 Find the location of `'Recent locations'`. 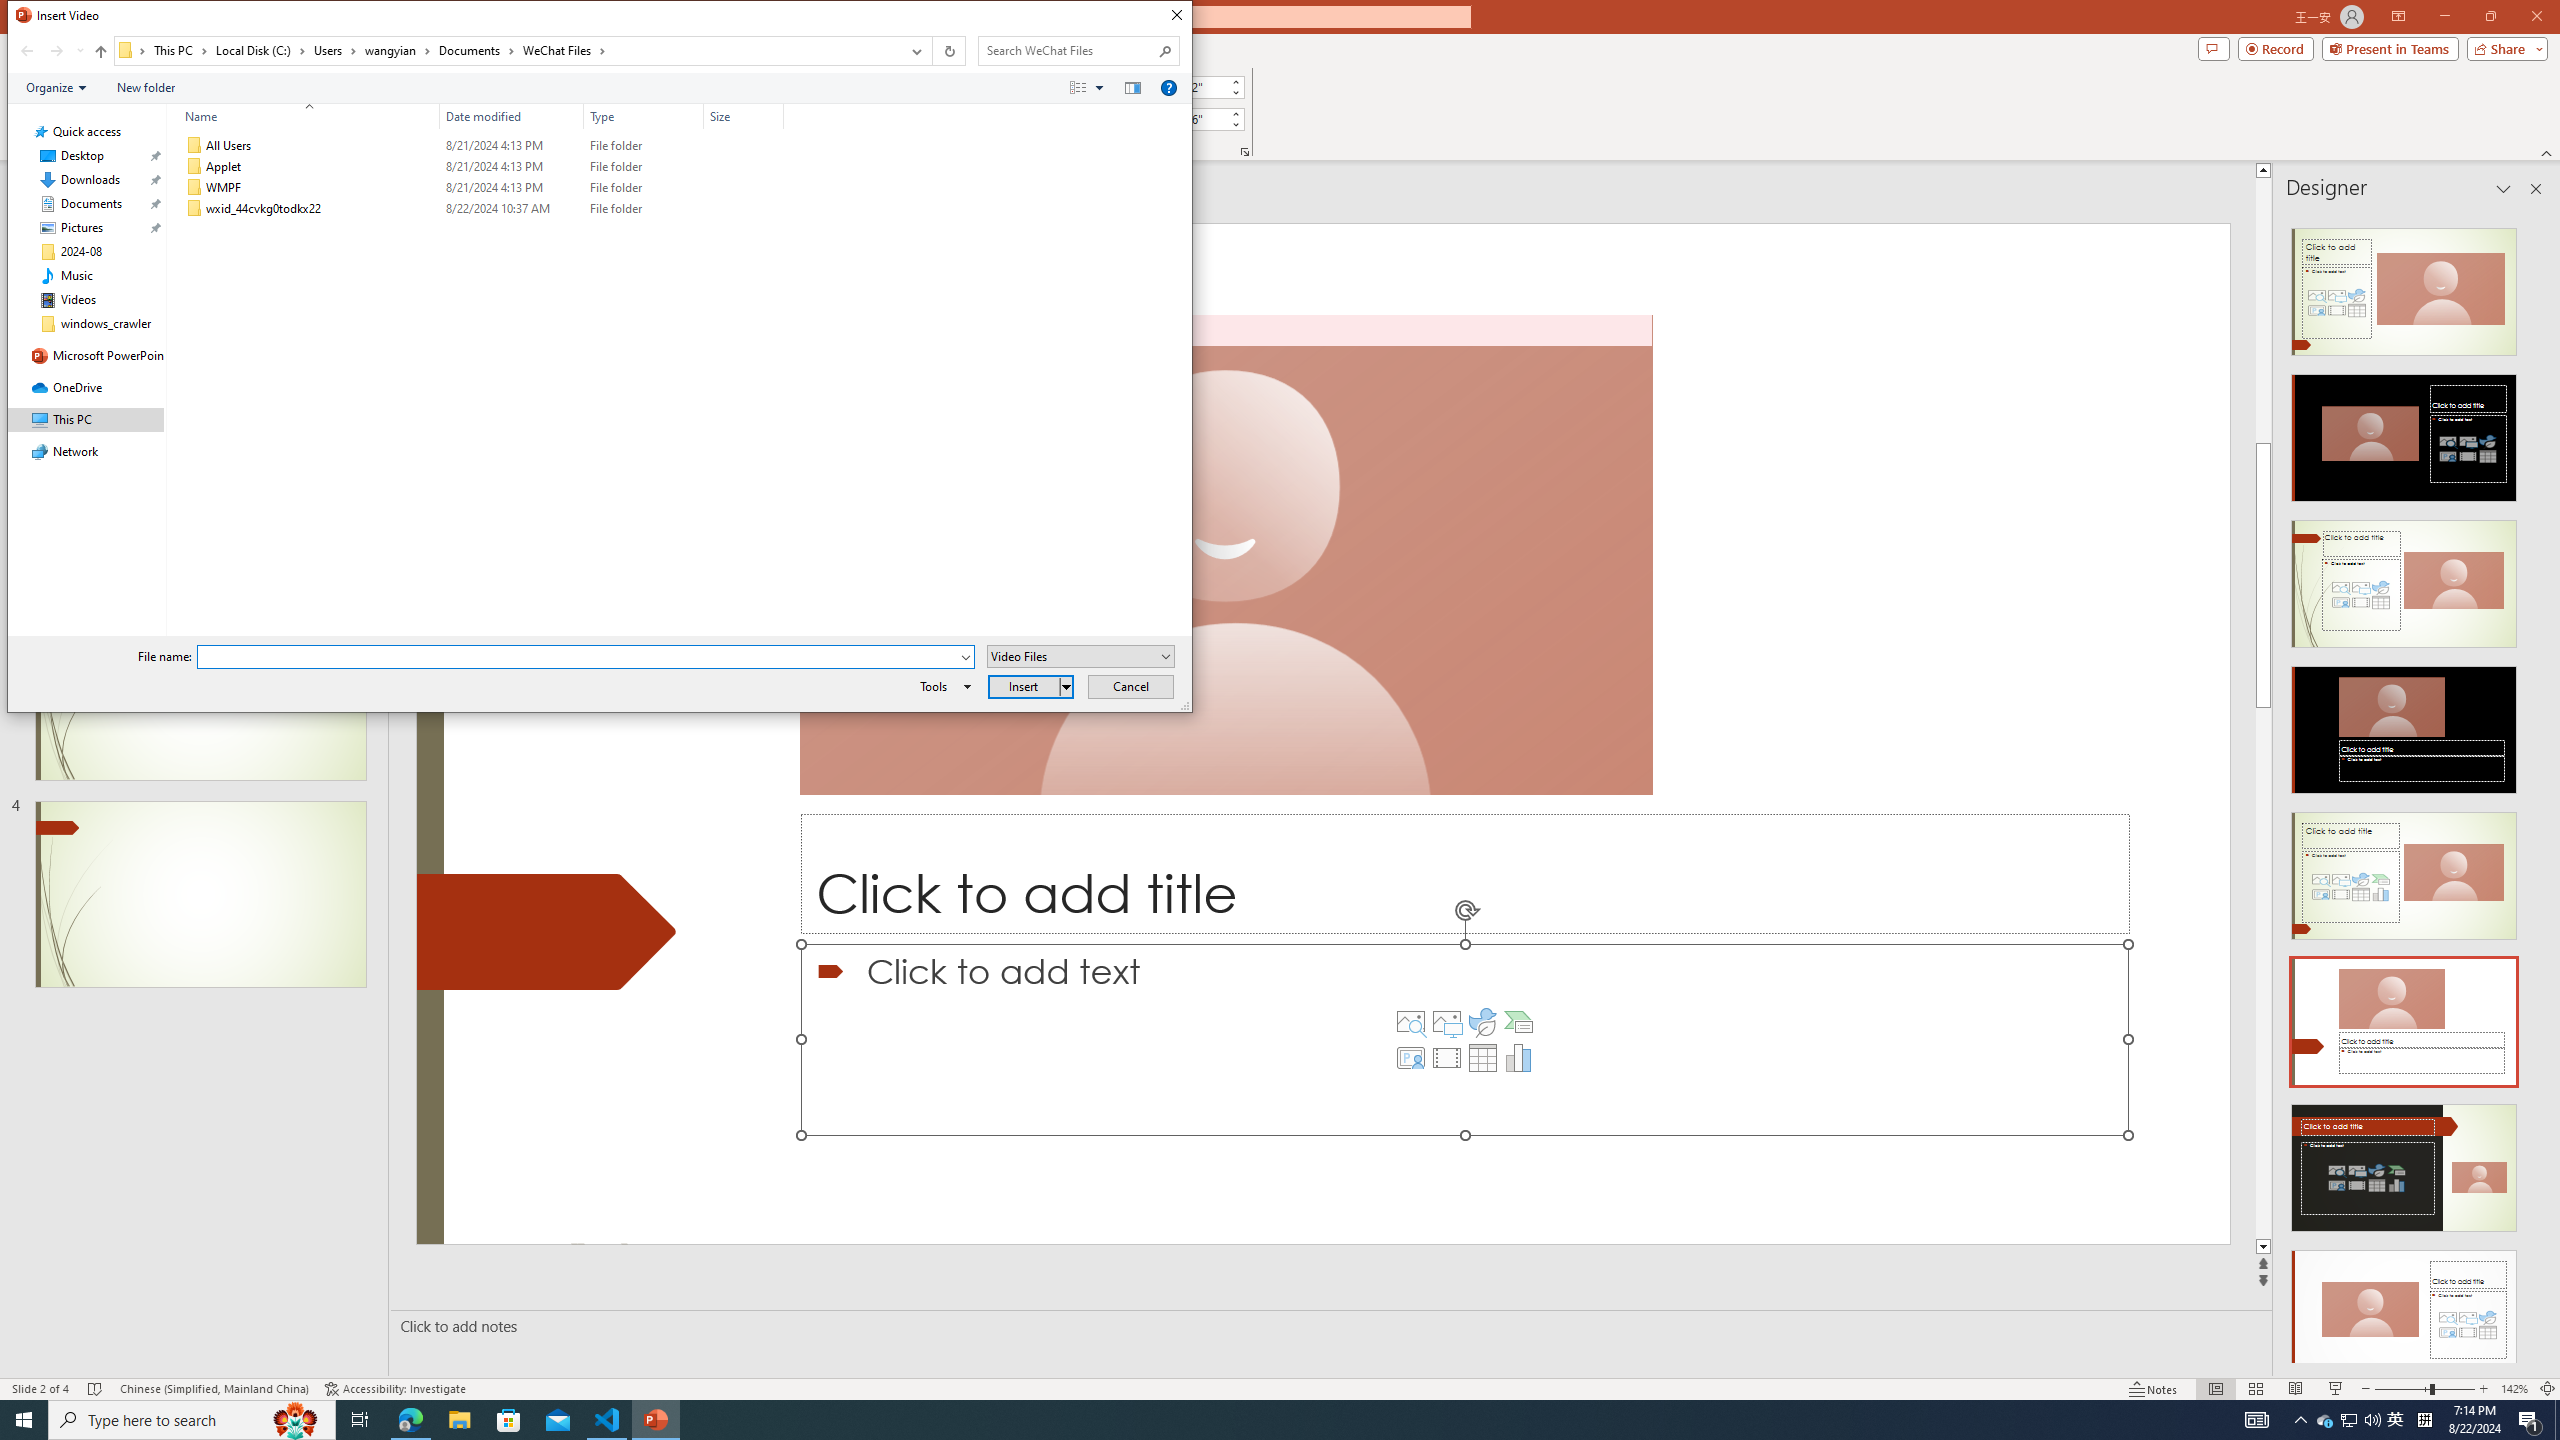

'Recent locations' is located at coordinates (78, 50).